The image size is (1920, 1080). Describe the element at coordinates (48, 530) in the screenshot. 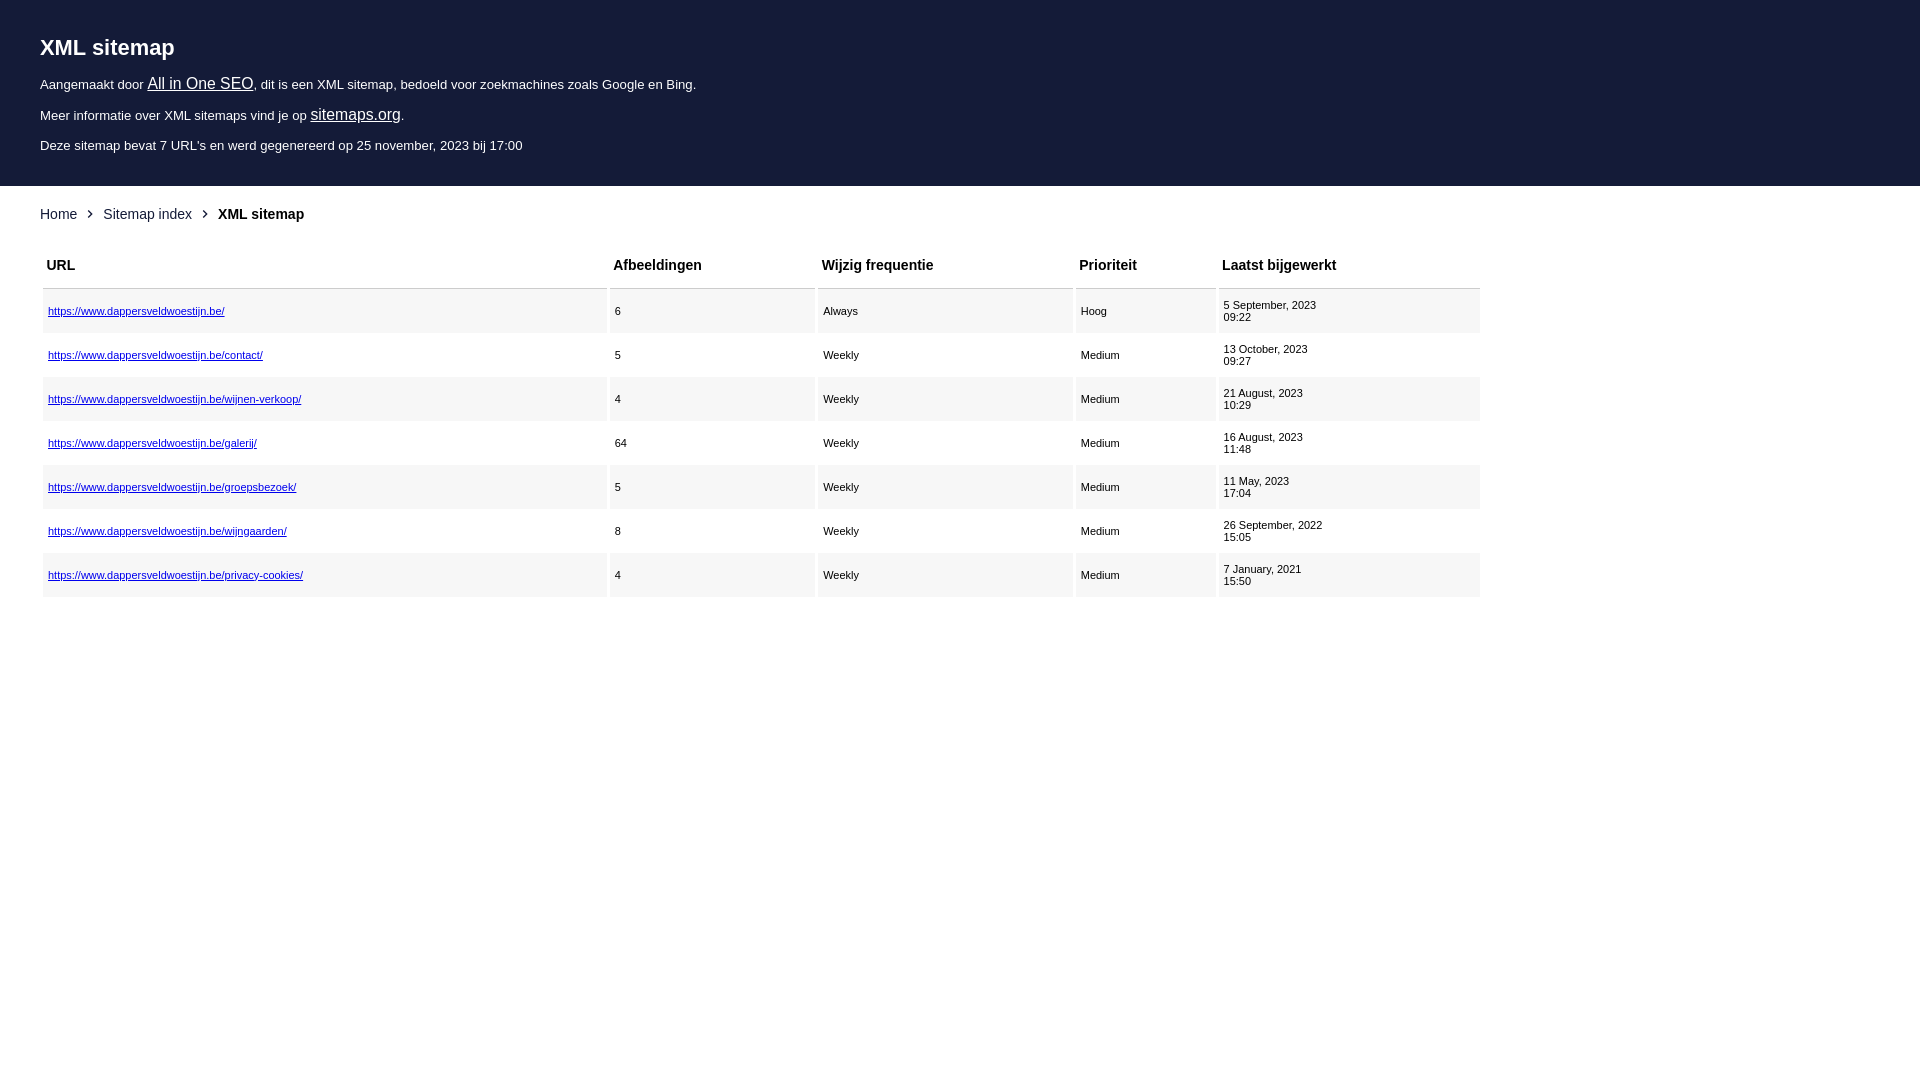

I see `'https://www.dappersveldwoestijn.be/wijngaarden/'` at that location.